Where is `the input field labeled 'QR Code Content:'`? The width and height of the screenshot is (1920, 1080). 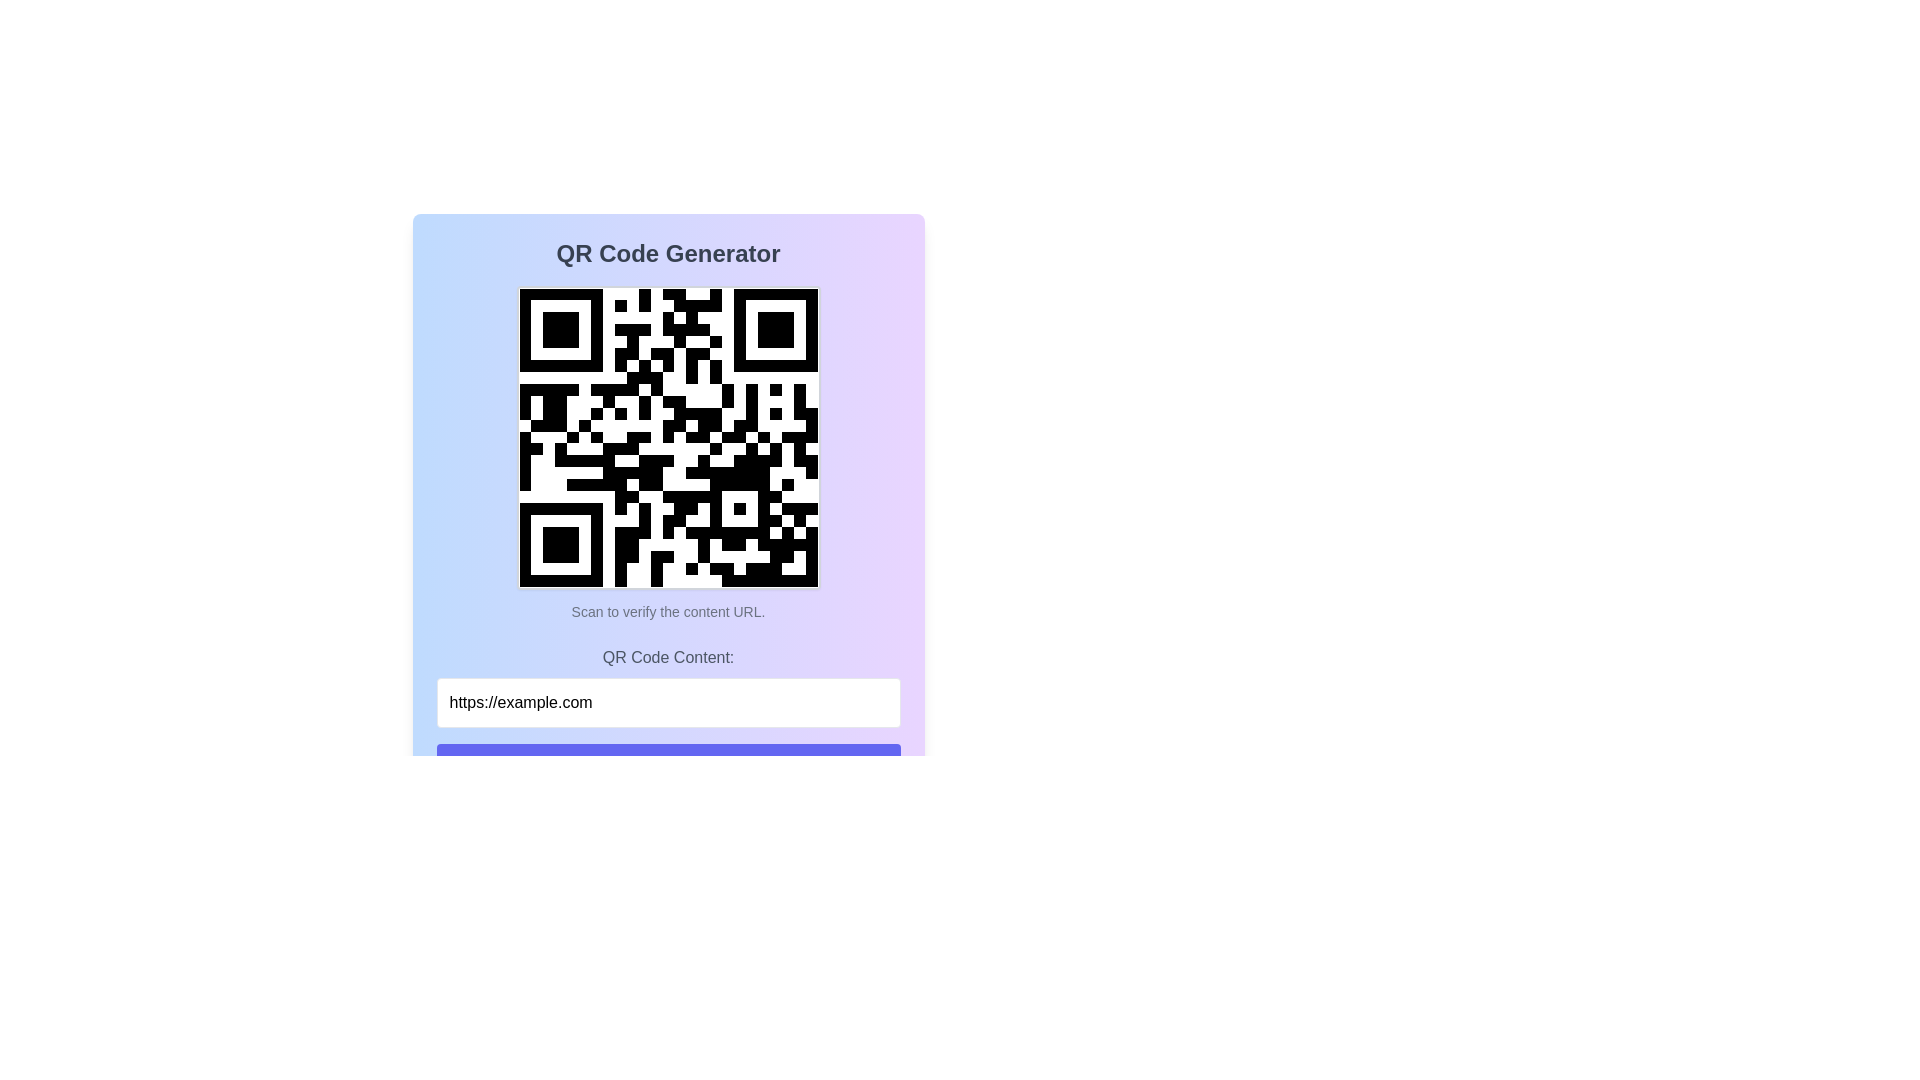
the input field labeled 'QR Code Content:' is located at coordinates (668, 685).